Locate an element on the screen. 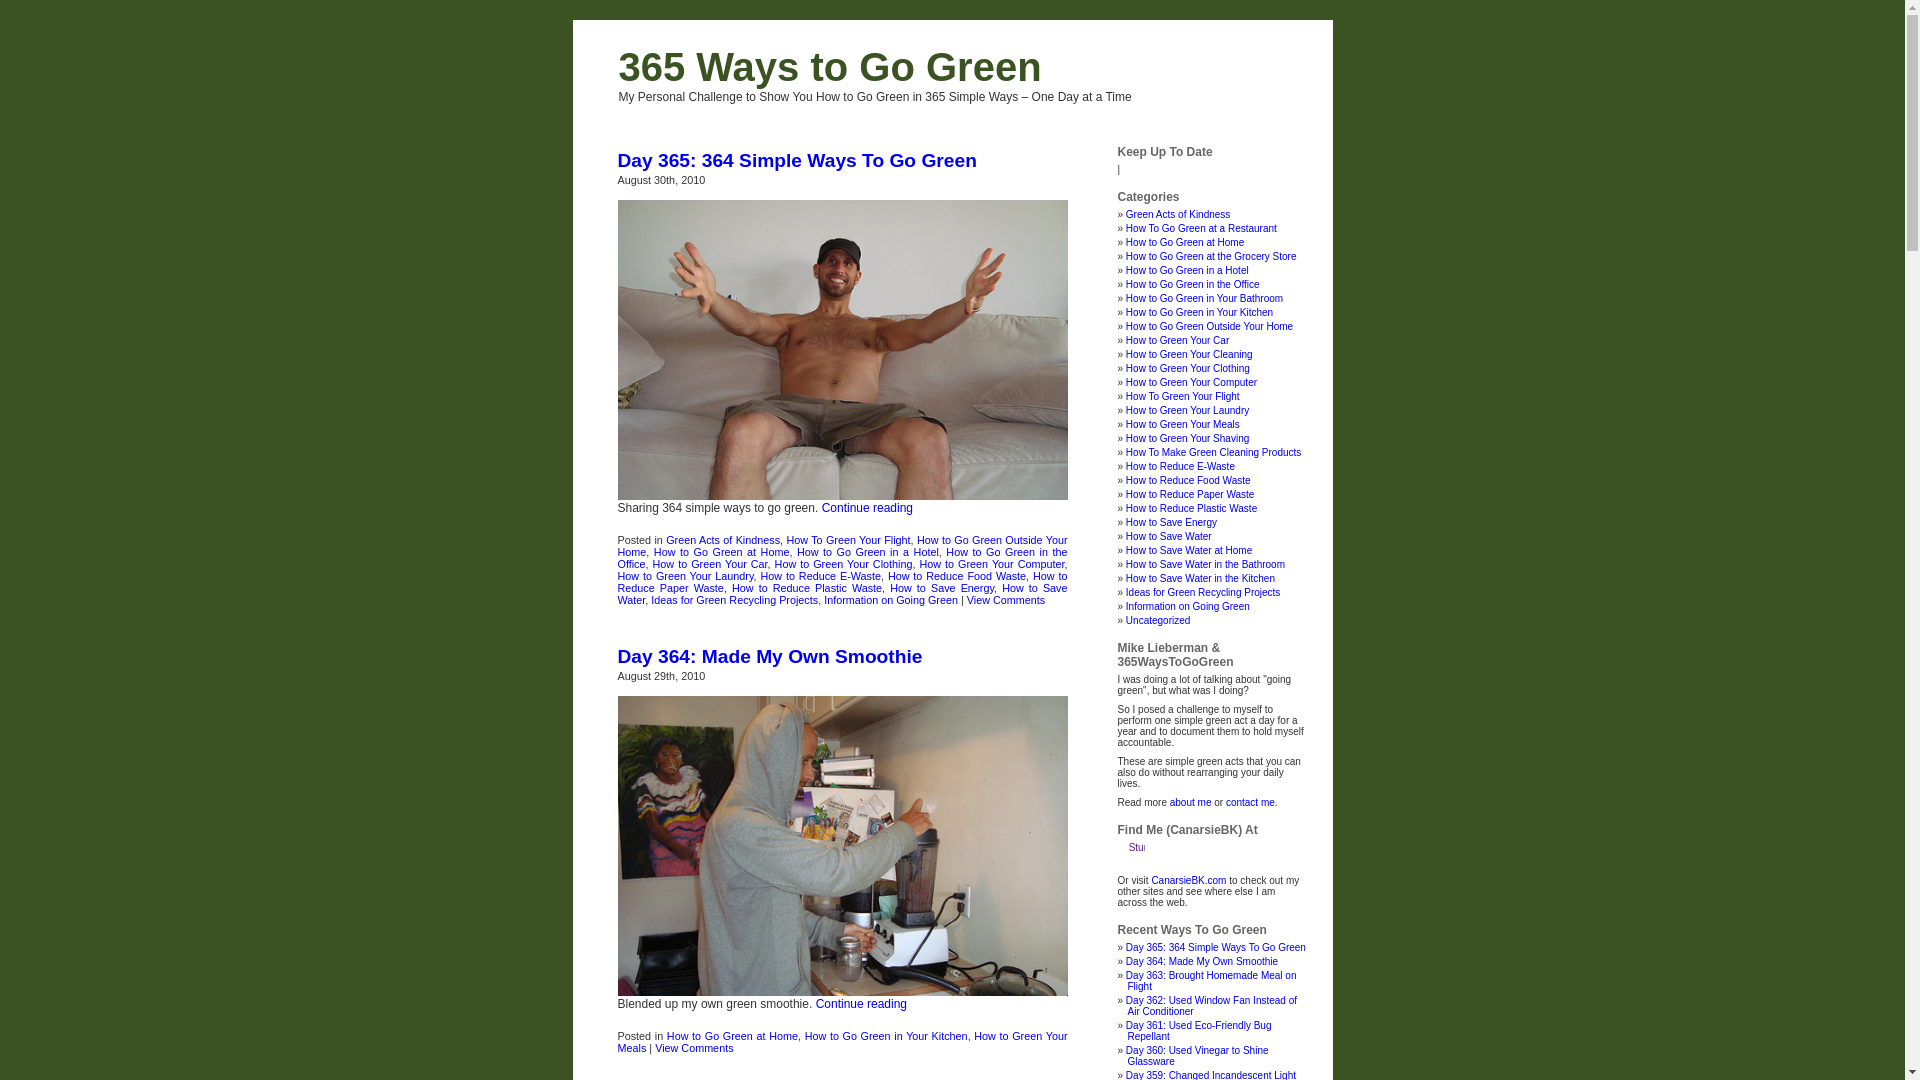 The image size is (1920, 1080). 'Information on Going Green' is located at coordinates (890, 599).